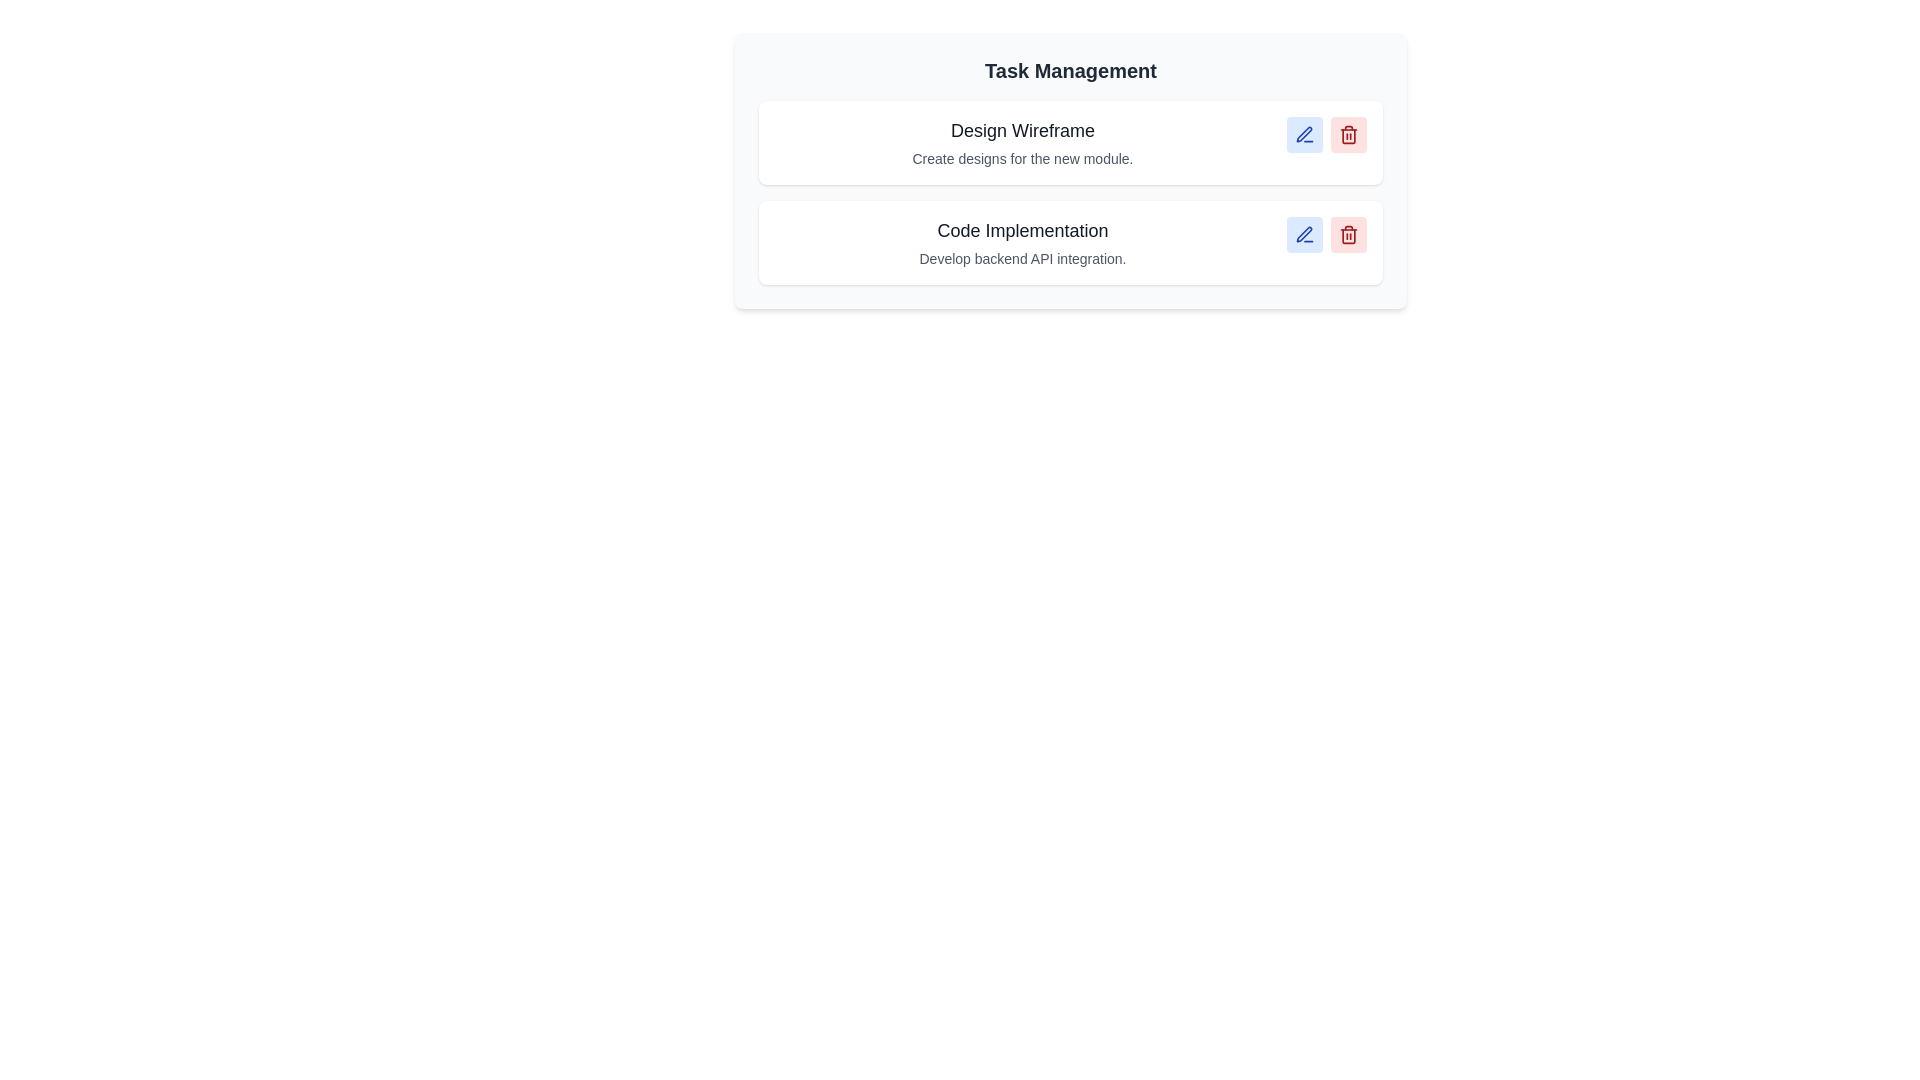 This screenshot has height=1080, width=1920. What do you see at coordinates (1348, 135) in the screenshot?
I see `delete button next to the task titled 'Design Wireframe' to remove it` at bounding box center [1348, 135].